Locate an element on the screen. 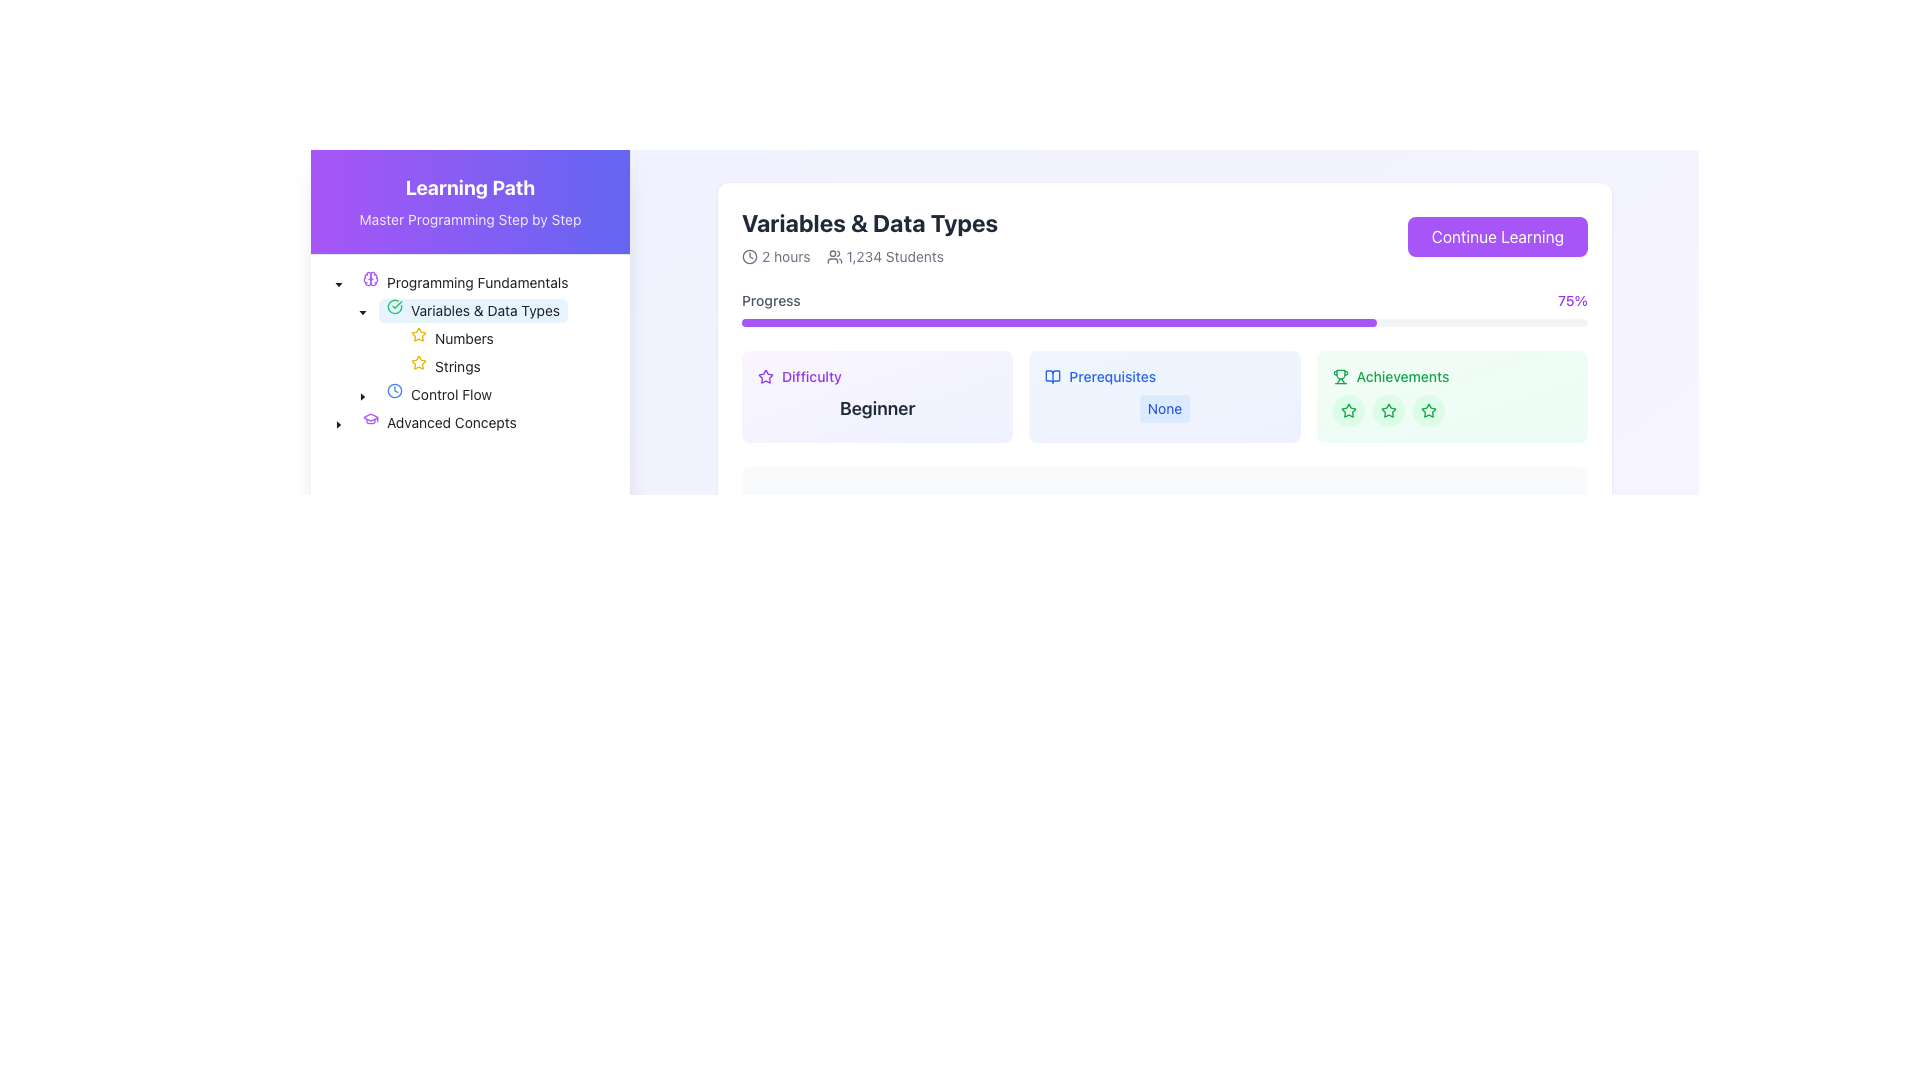 The image size is (1920, 1080). the green circular status indicator with a checkmark, which represents a successful action, located next to 'Variables & Data Types' in the left-side navigation pane is located at coordinates (394, 307).